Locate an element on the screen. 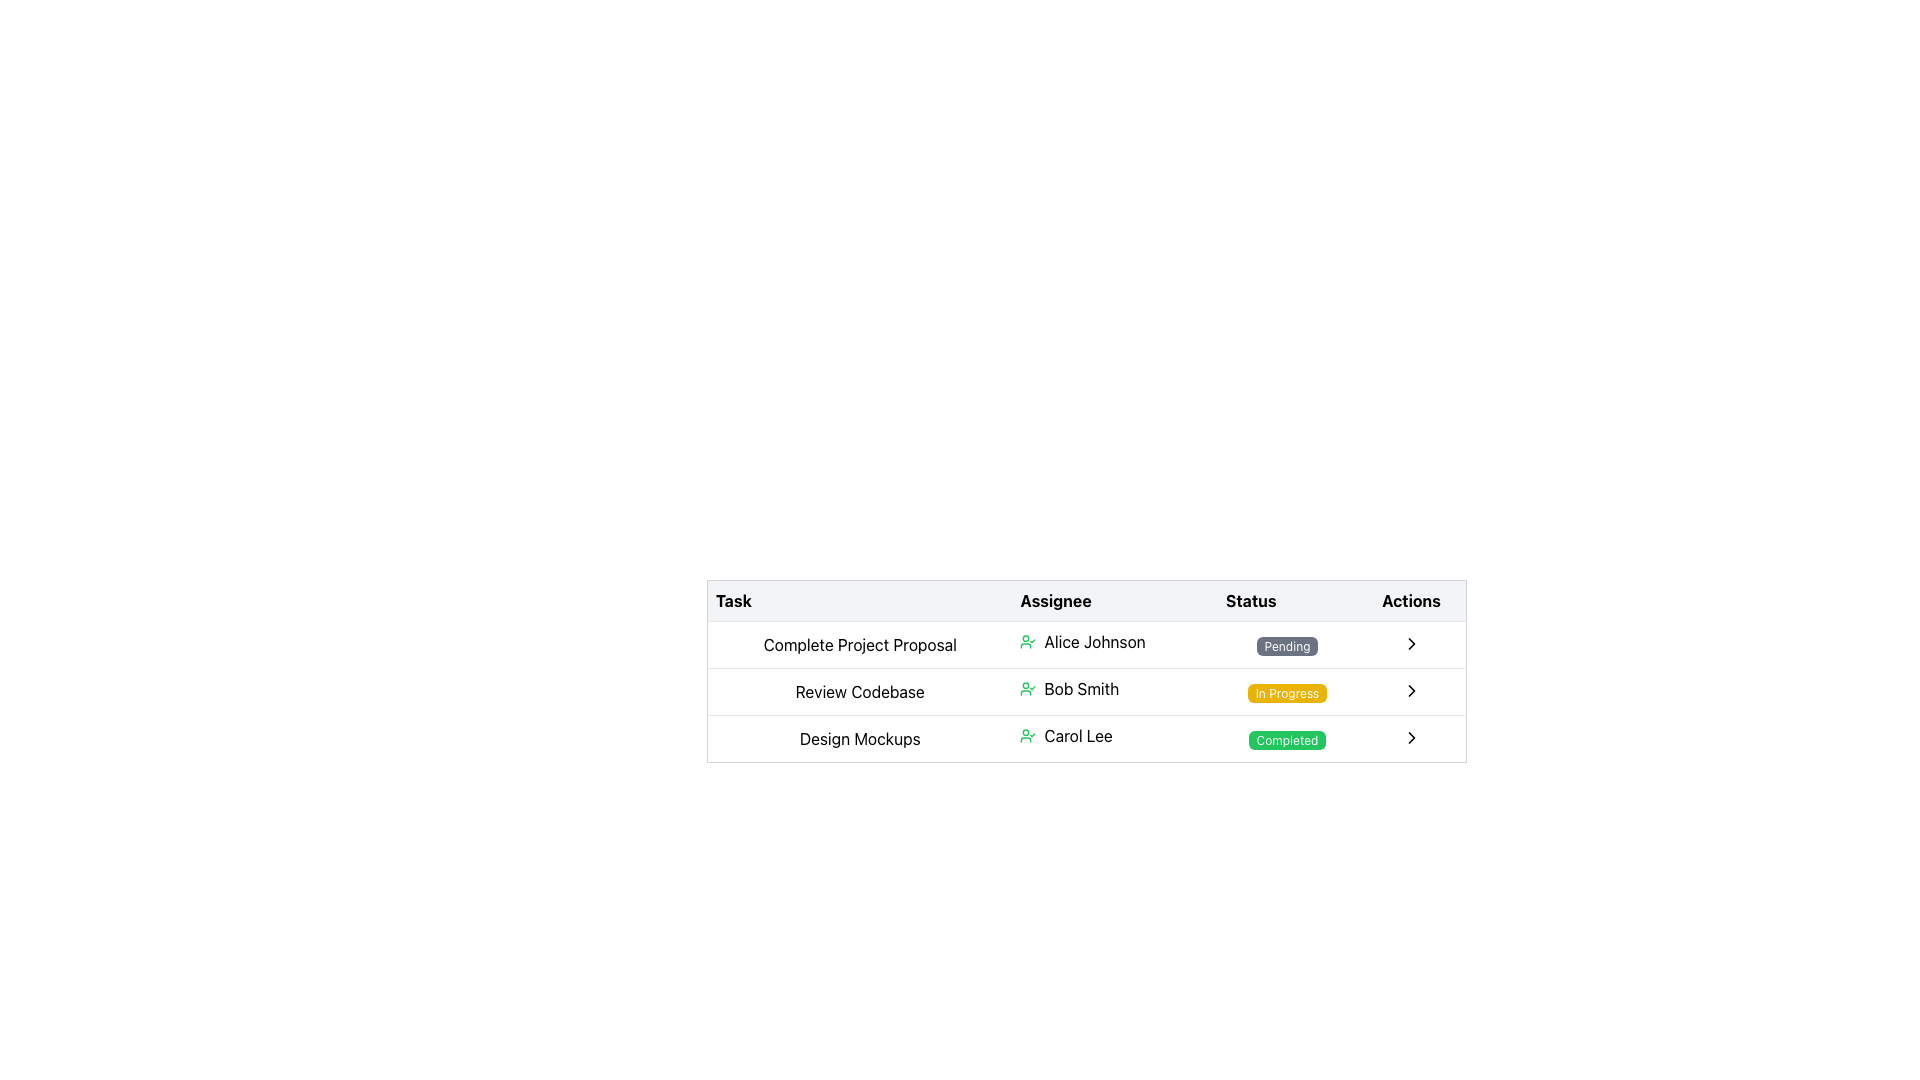  the non-interactive label indicating the status of the task 'Complete Project Proposal' located in the 'Status' column of the first row of the table is located at coordinates (1287, 646).